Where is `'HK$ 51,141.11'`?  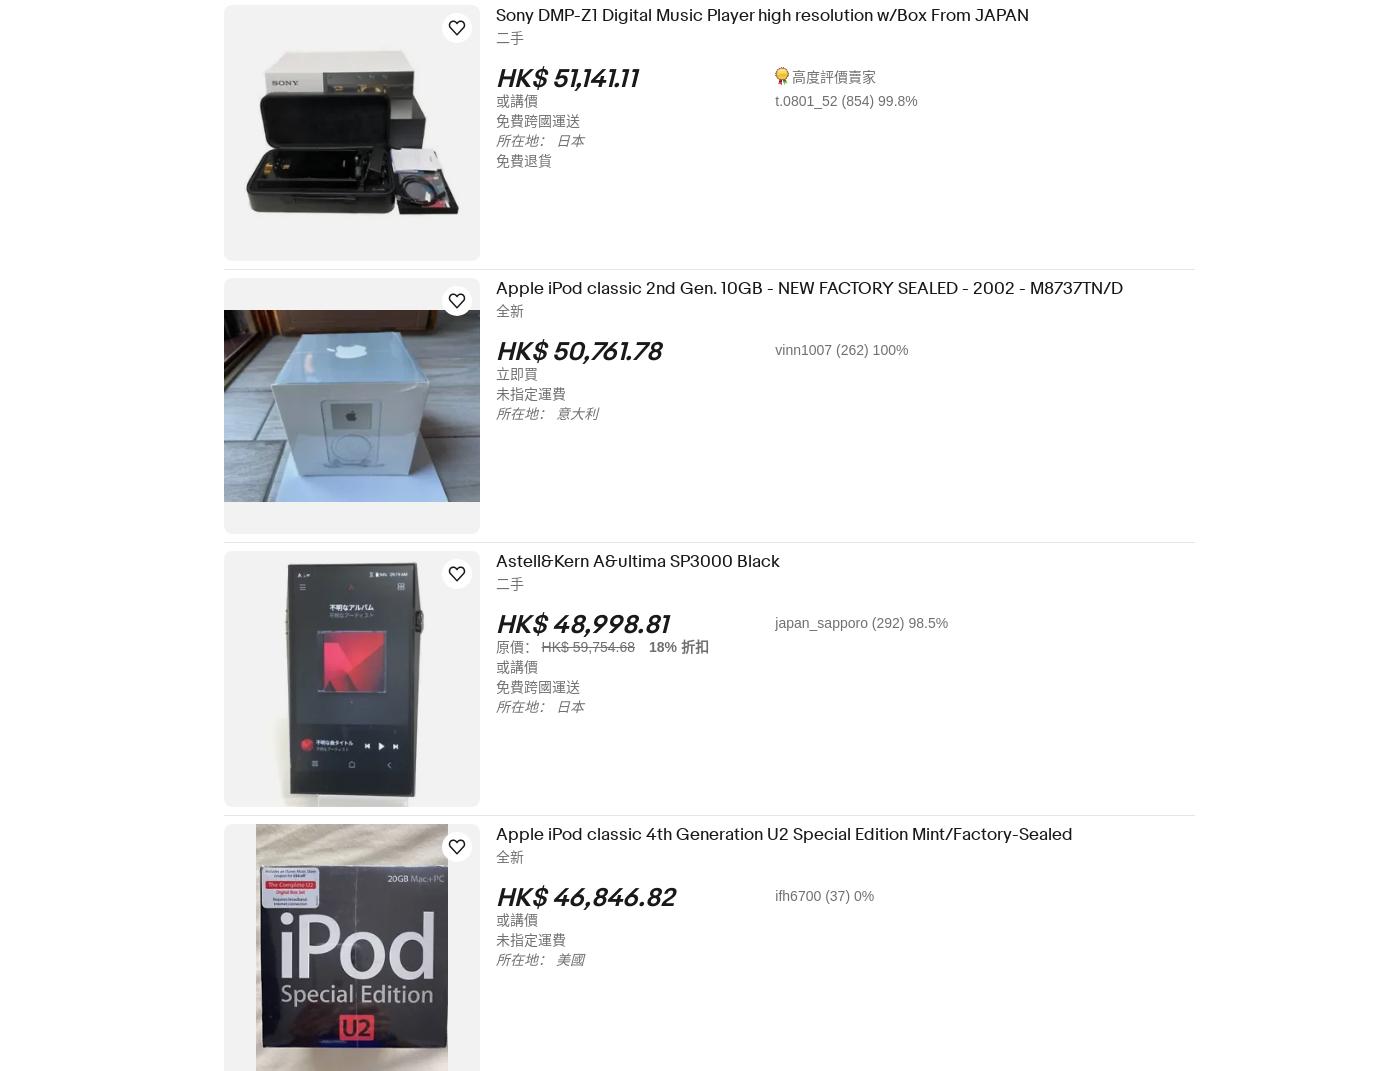
'HK$ 51,141.11' is located at coordinates (579, 79).